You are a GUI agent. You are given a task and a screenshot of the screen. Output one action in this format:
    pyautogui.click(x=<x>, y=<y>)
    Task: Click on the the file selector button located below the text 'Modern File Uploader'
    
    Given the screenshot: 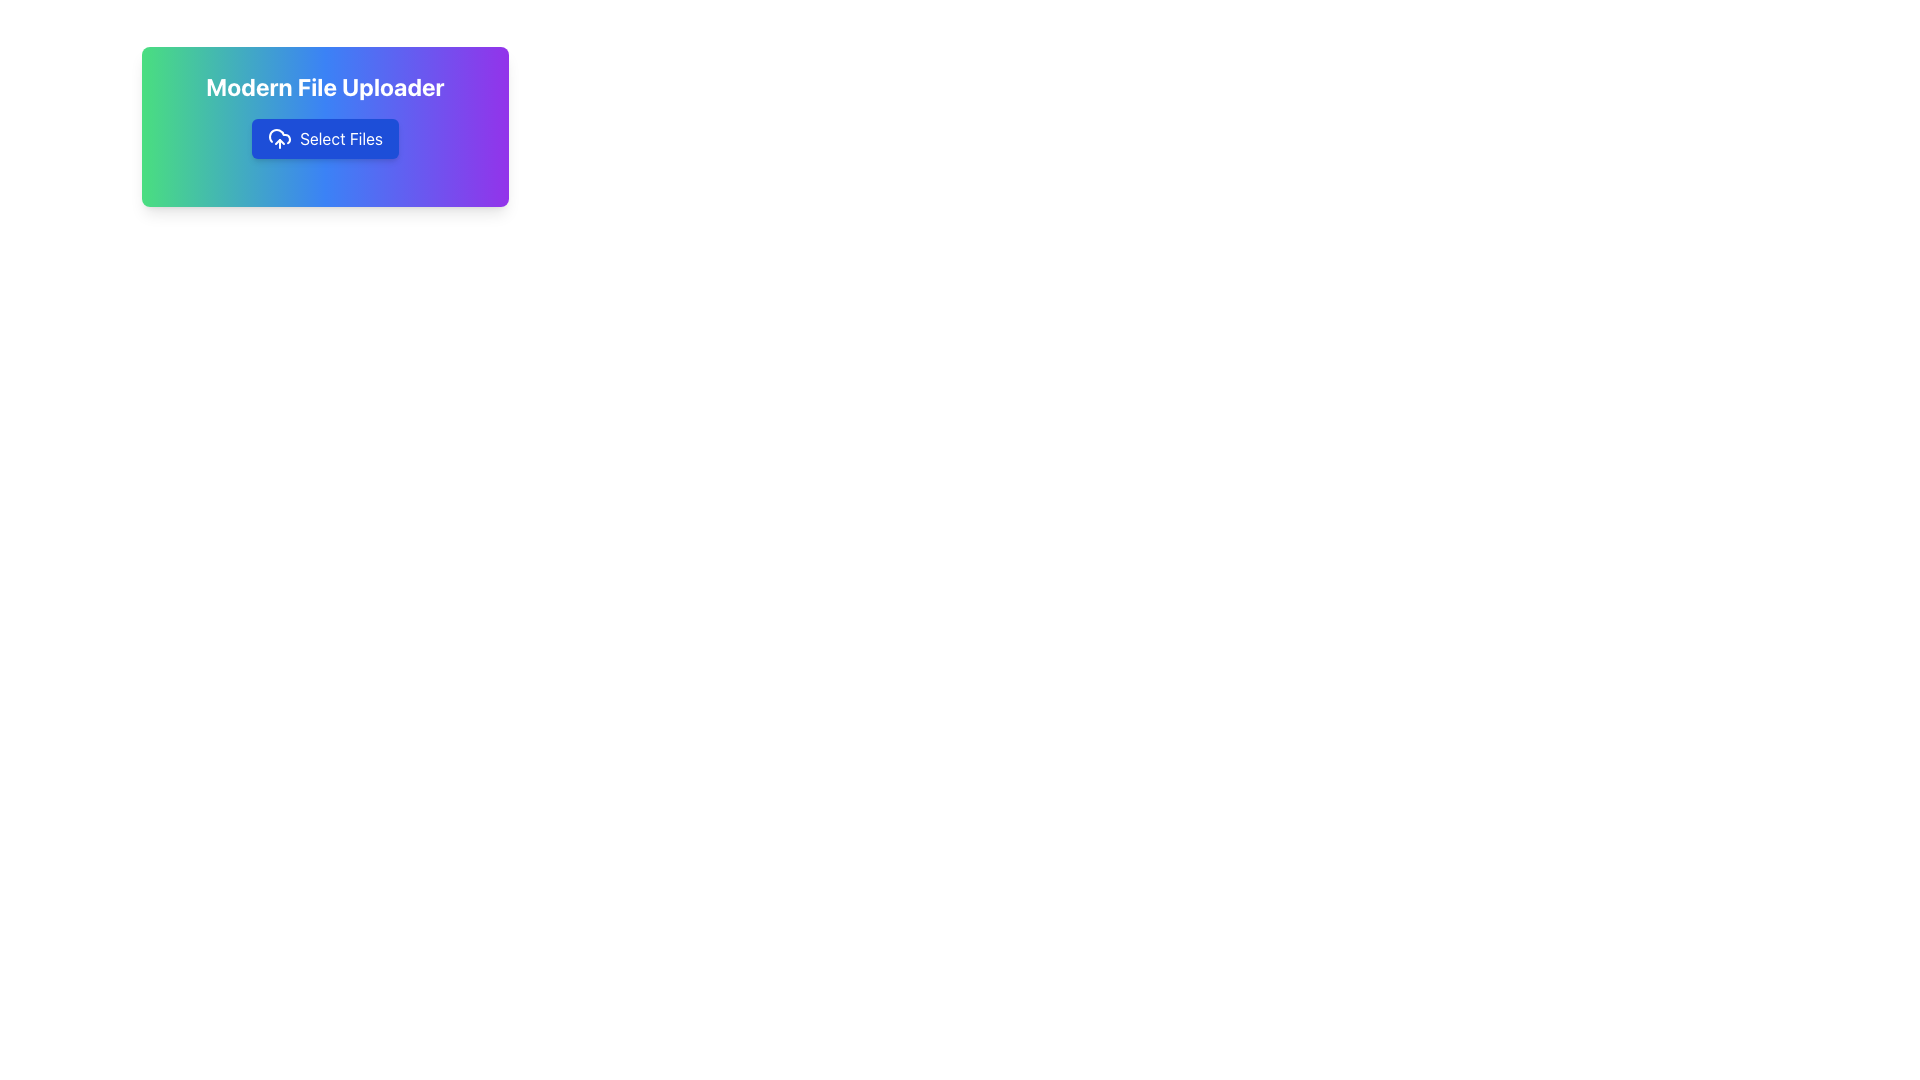 What is the action you would take?
    pyautogui.click(x=325, y=137)
    